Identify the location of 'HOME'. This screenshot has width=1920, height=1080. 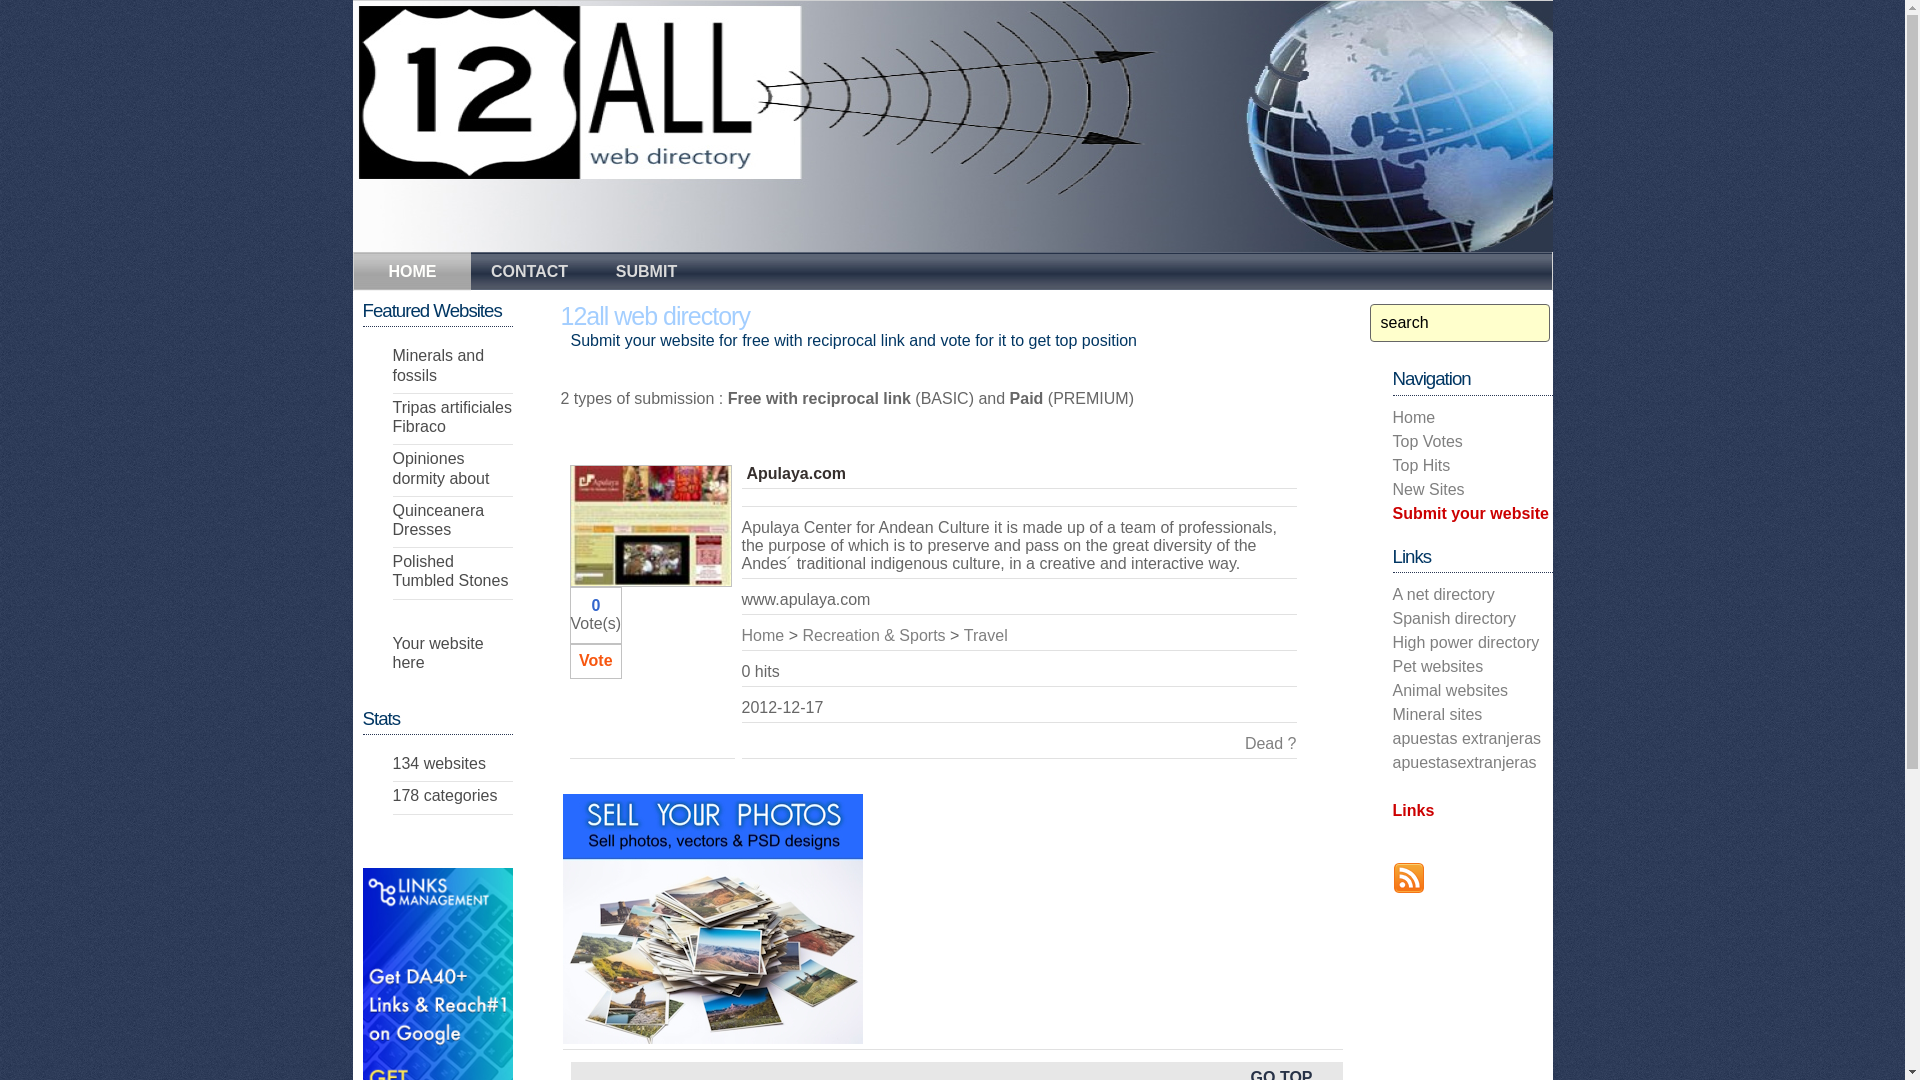
(411, 273).